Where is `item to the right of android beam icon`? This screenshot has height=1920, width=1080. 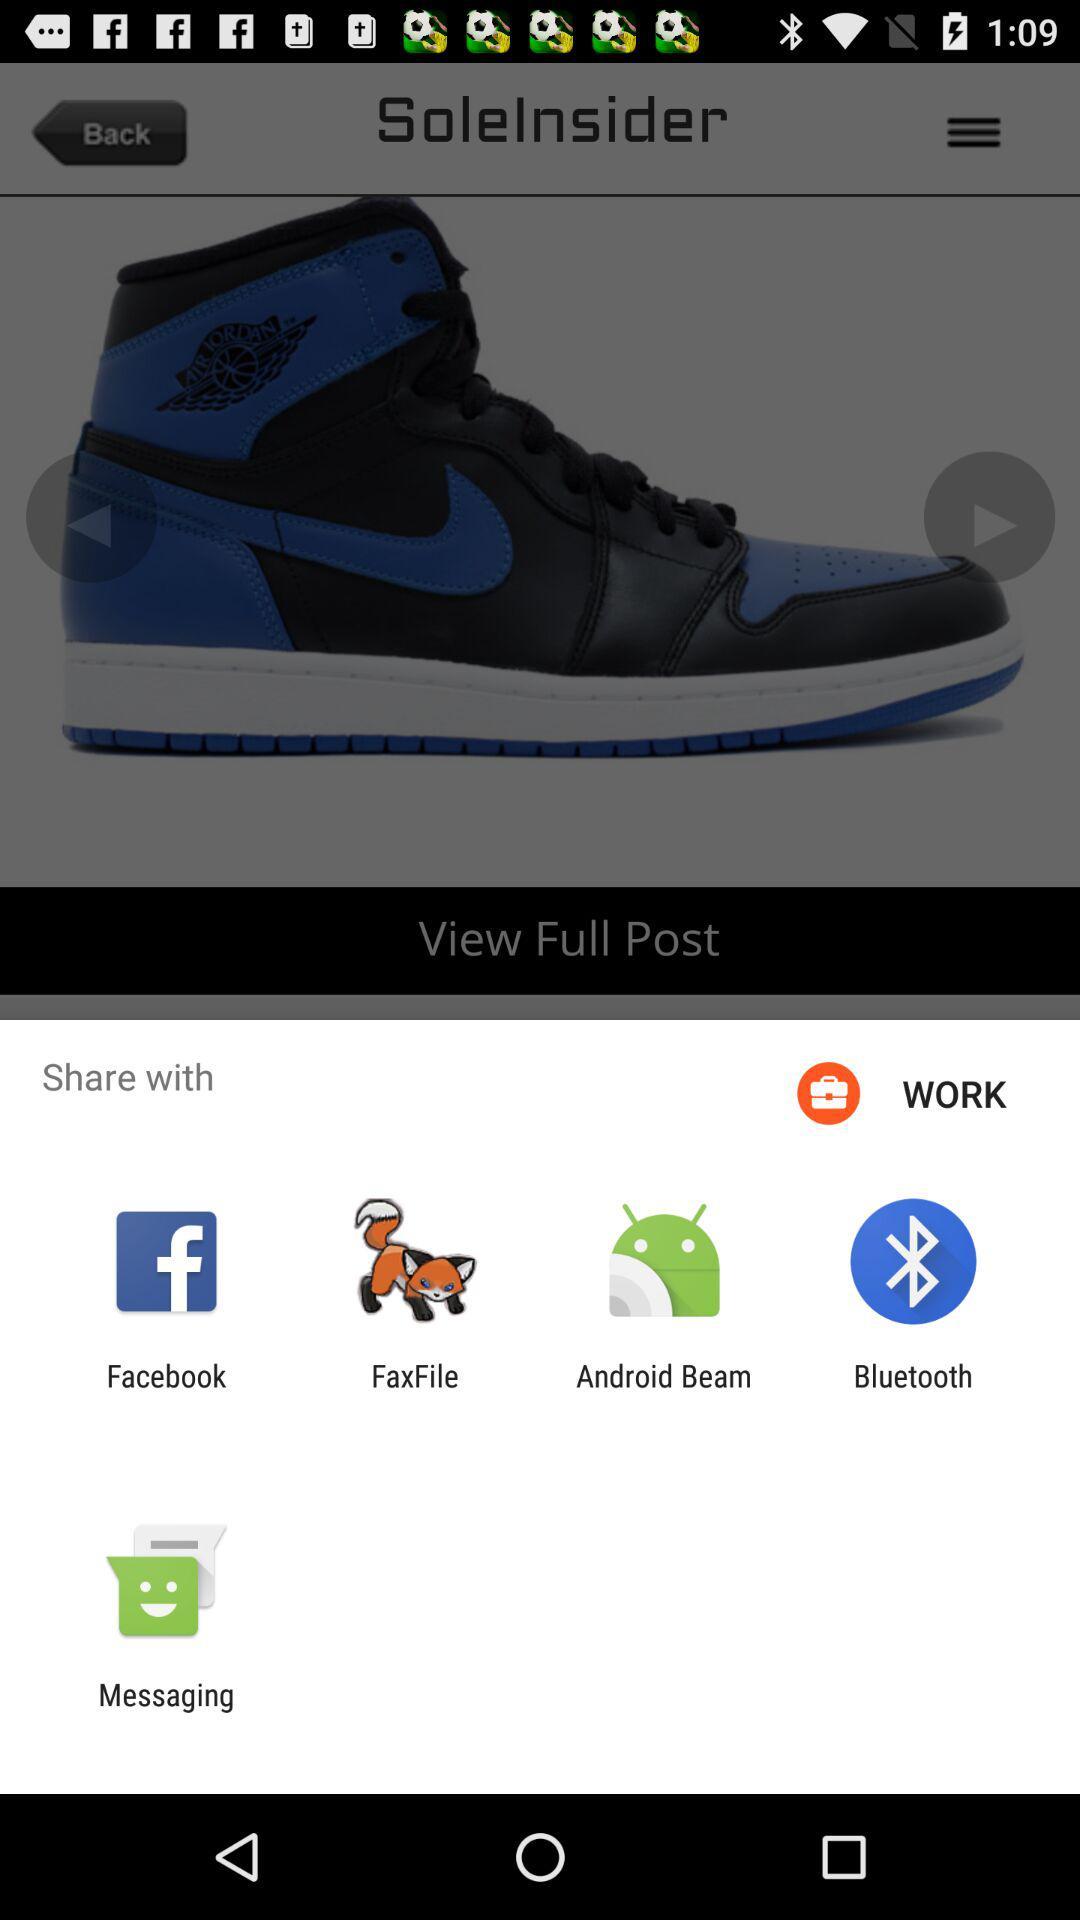
item to the right of android beam icon is located at coordinates (913, 1392).